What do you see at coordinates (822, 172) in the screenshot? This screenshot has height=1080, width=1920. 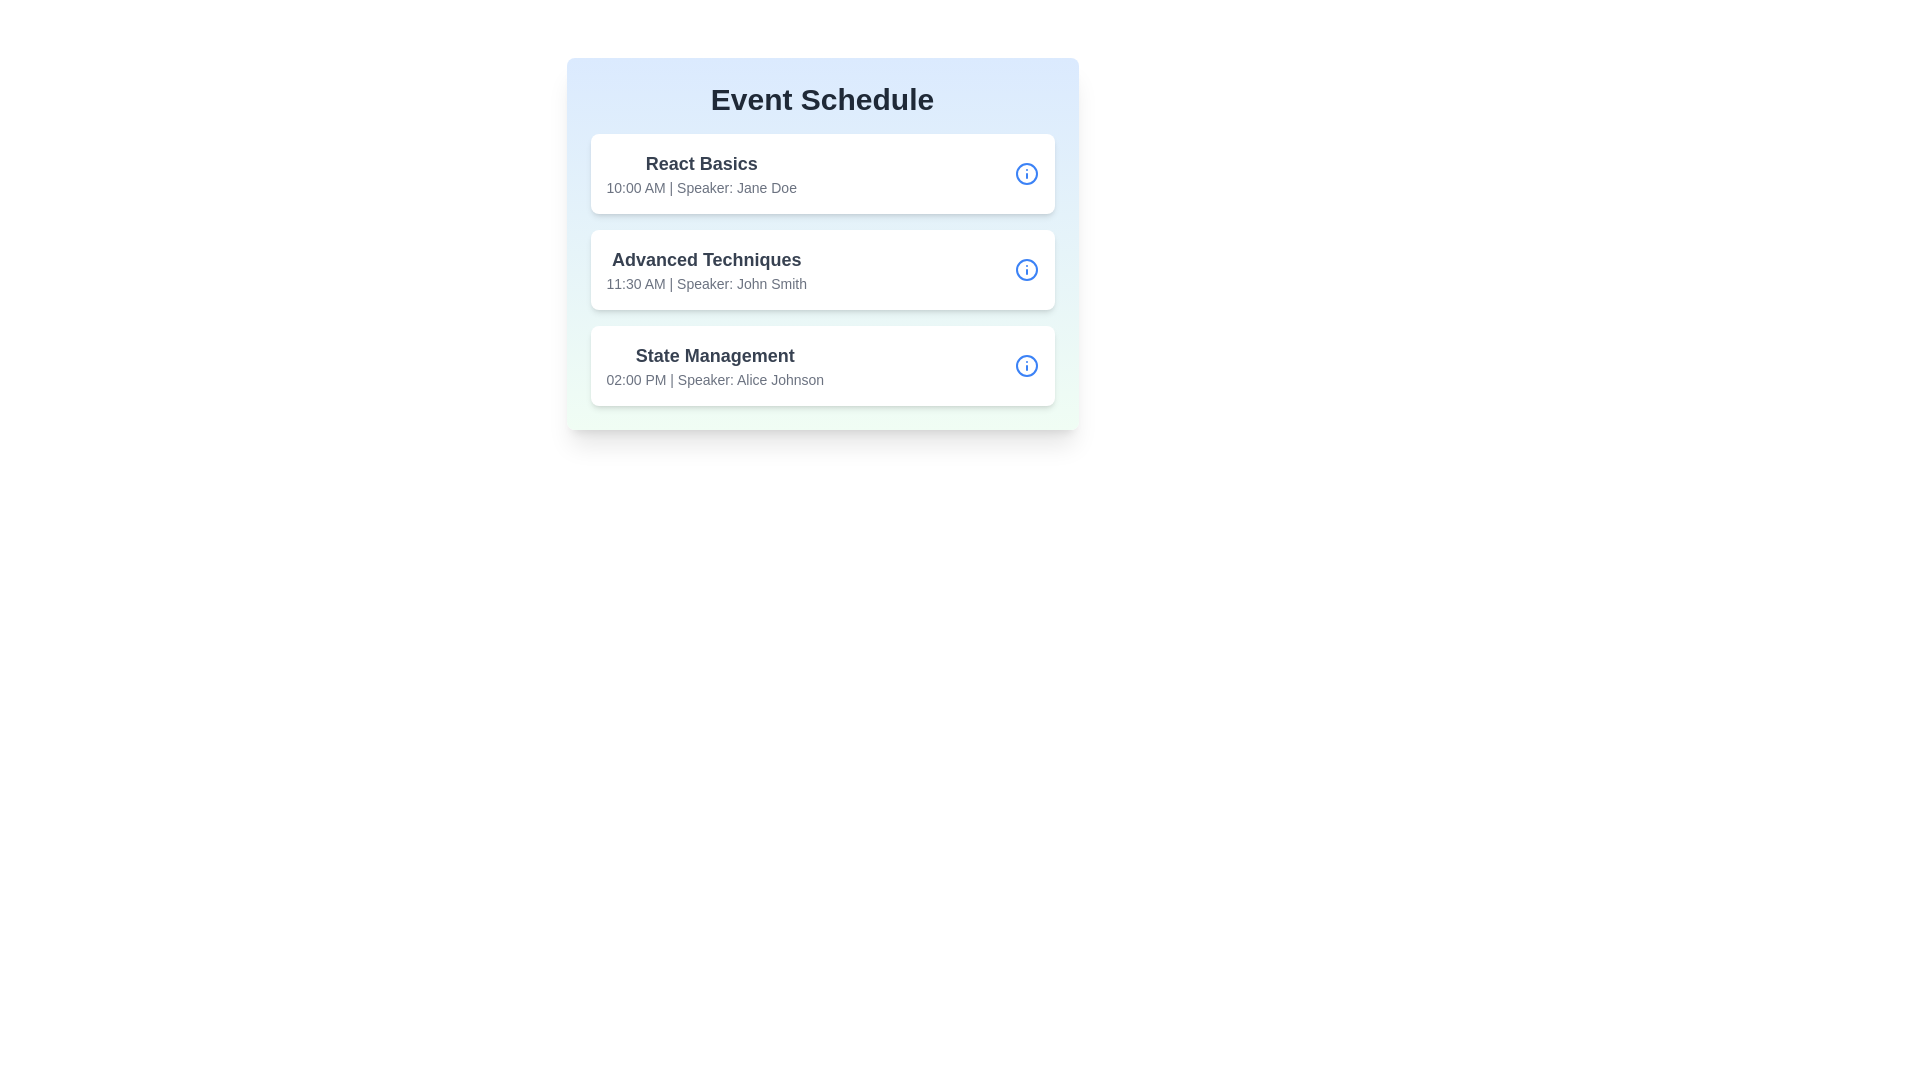 I see `the session item corresponding to React Basics` at bounding box center [822, 172].